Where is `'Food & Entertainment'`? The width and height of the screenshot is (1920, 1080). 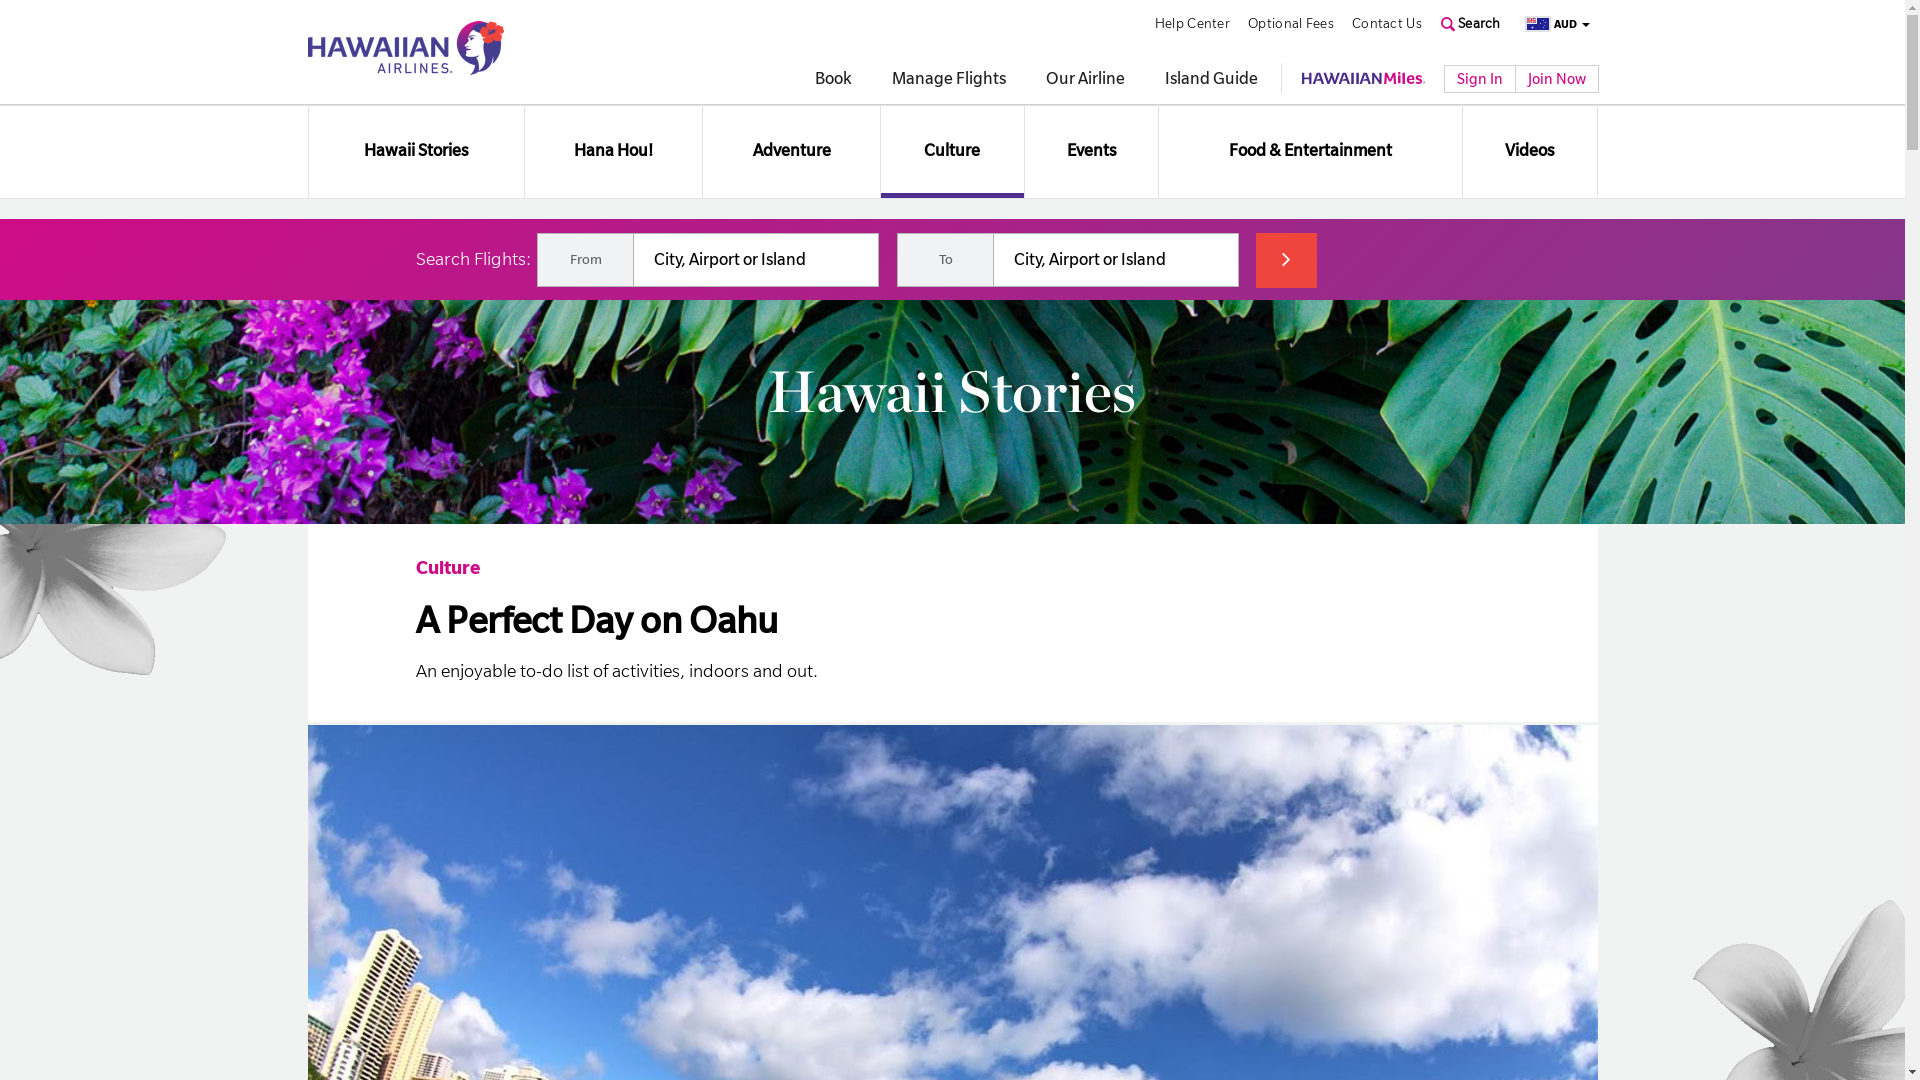
'Food & Entertainment' is located at coordinates (1310, 150).